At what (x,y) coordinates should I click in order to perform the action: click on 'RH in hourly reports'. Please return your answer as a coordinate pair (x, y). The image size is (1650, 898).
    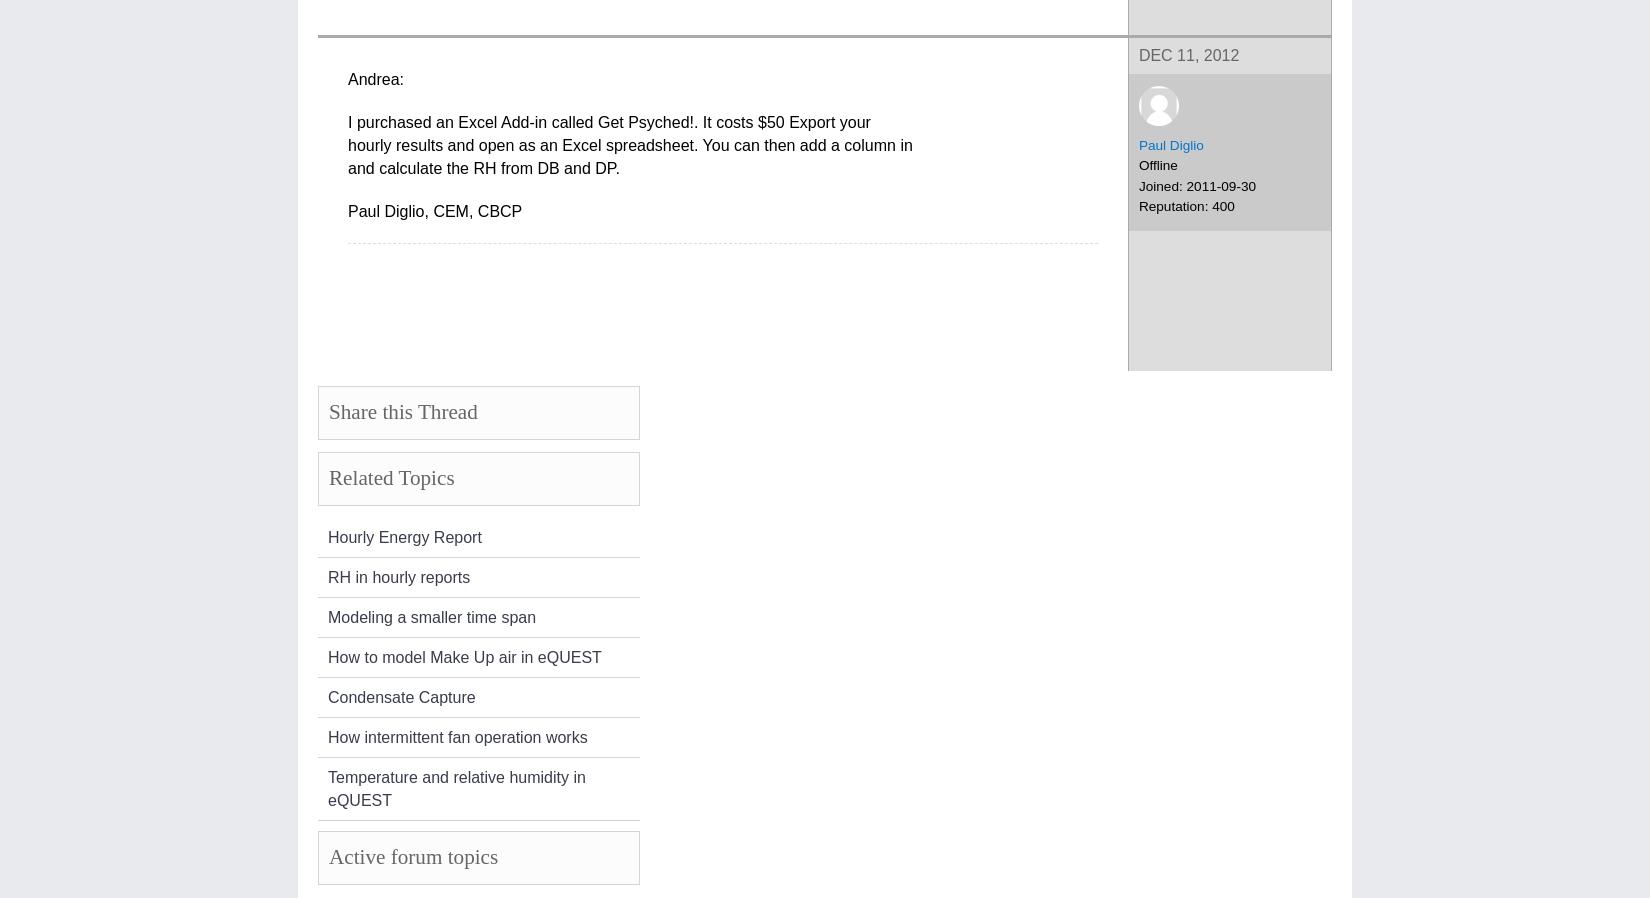
    Looking at the image, I should click on (328, 575).